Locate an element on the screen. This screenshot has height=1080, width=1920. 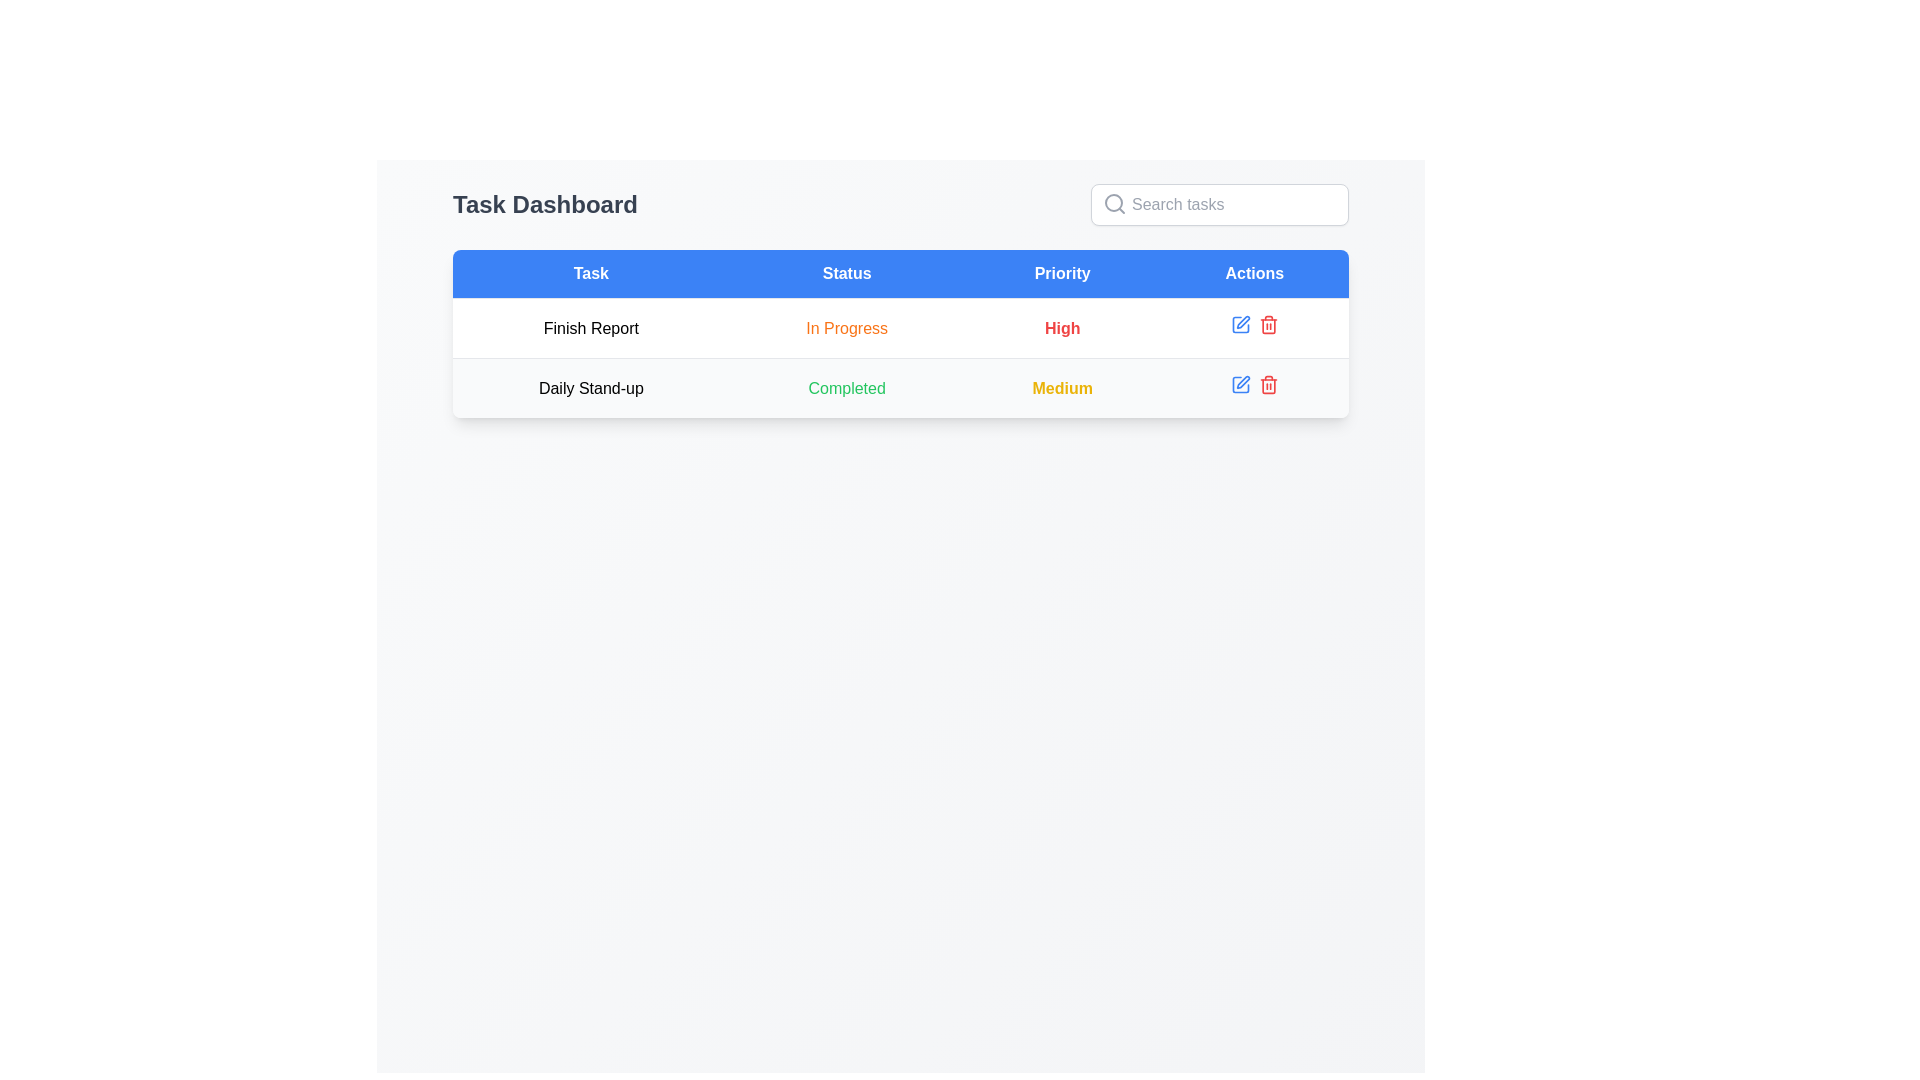
the status label indicating the current progress of the 'Finish Report' task, located in the 'Status' column of the table is located at coordinates (847, 327).